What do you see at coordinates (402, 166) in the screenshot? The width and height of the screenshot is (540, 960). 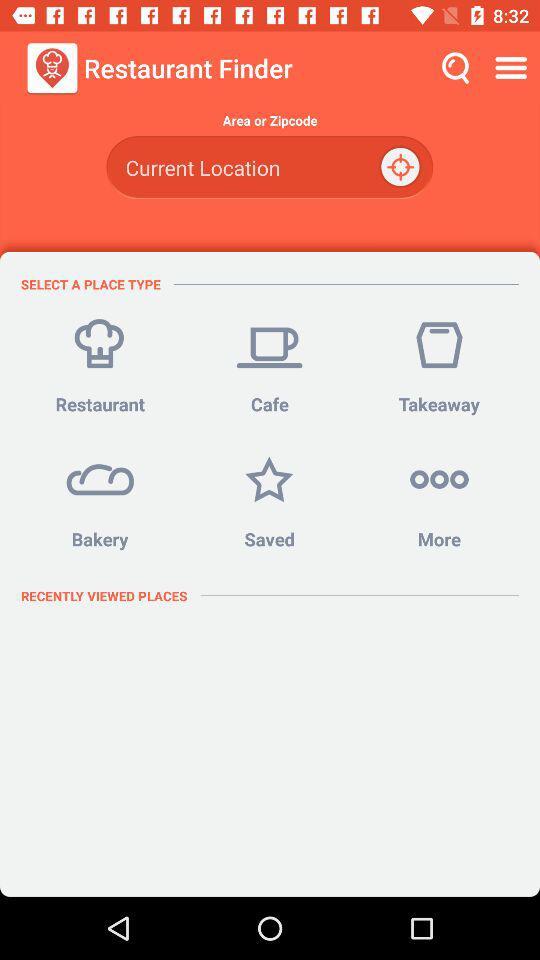 I see `the location_crosshair icon` at bounding box center [402, 166].